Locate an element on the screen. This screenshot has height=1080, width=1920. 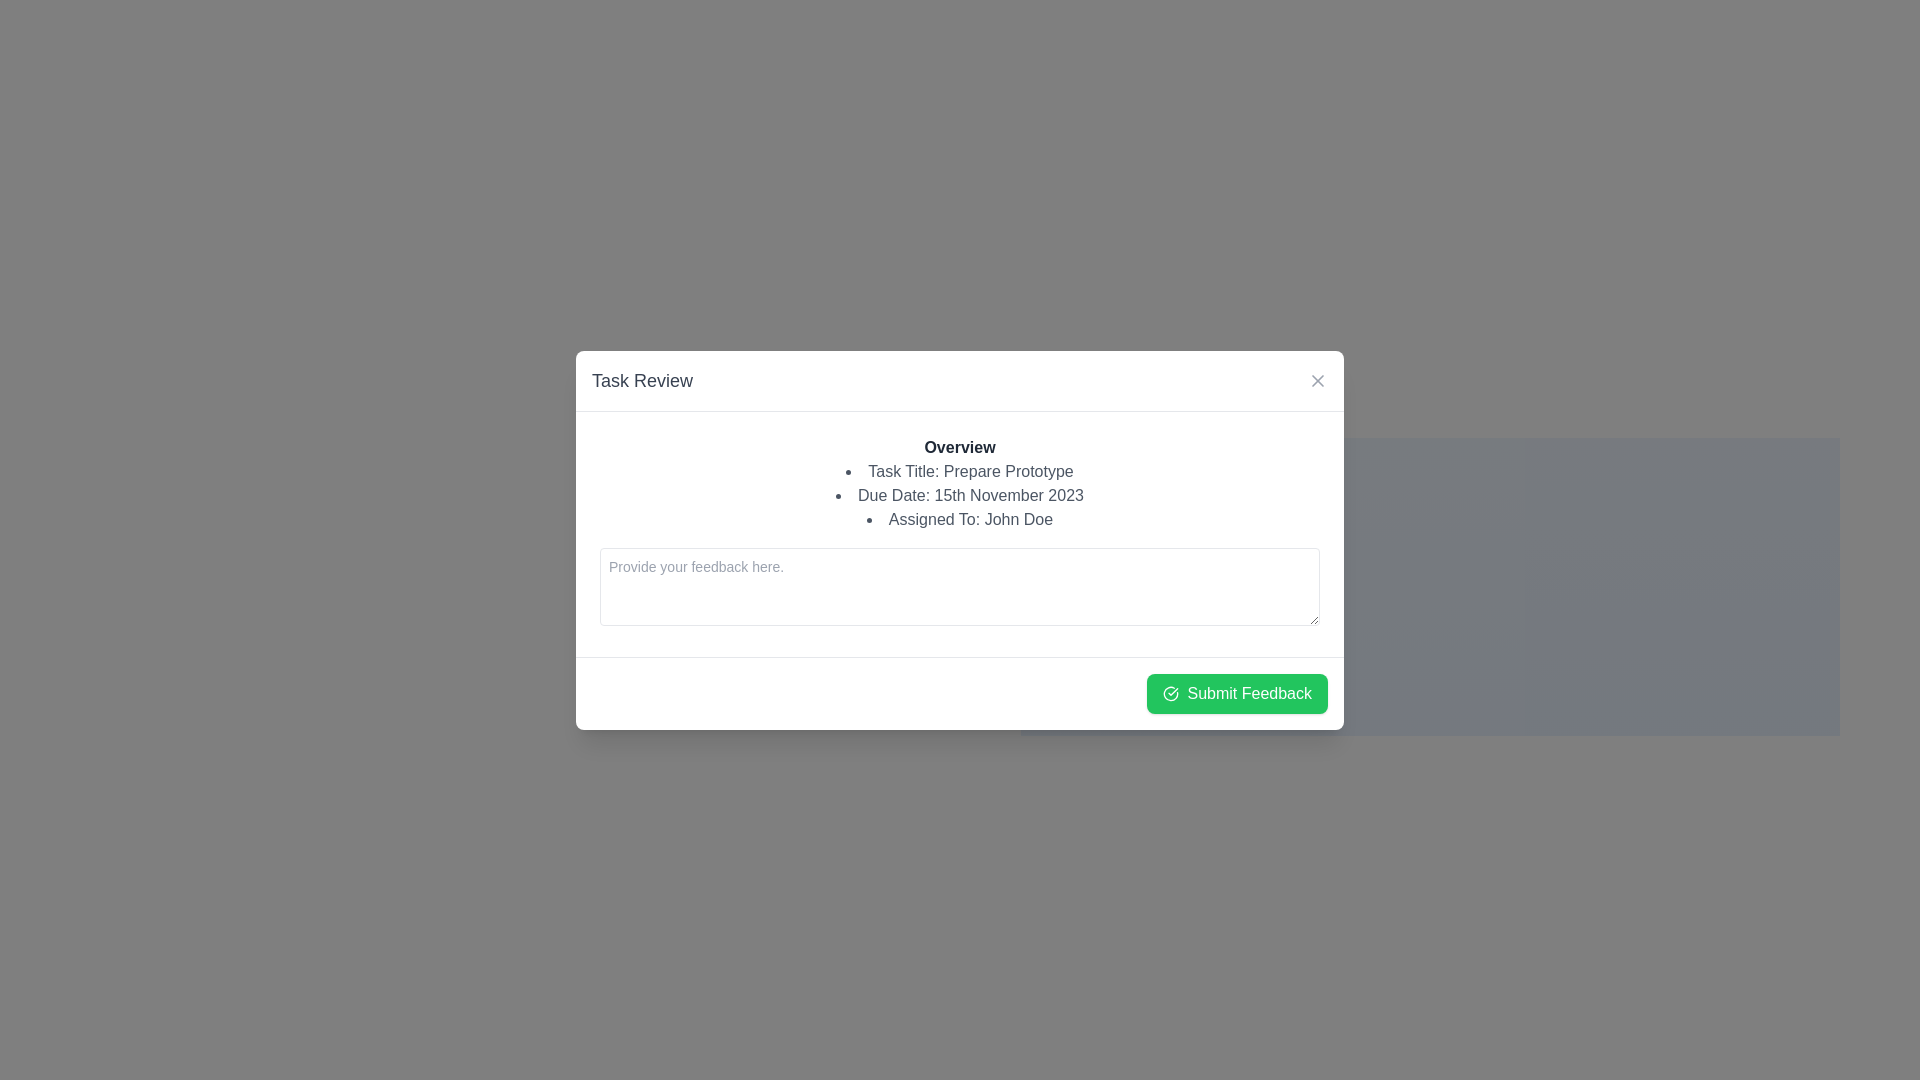
the submit feedback button located at the bottom-right corner of the 'Task Review' modal dialog to change its color is located at coordinates (1236, 692).